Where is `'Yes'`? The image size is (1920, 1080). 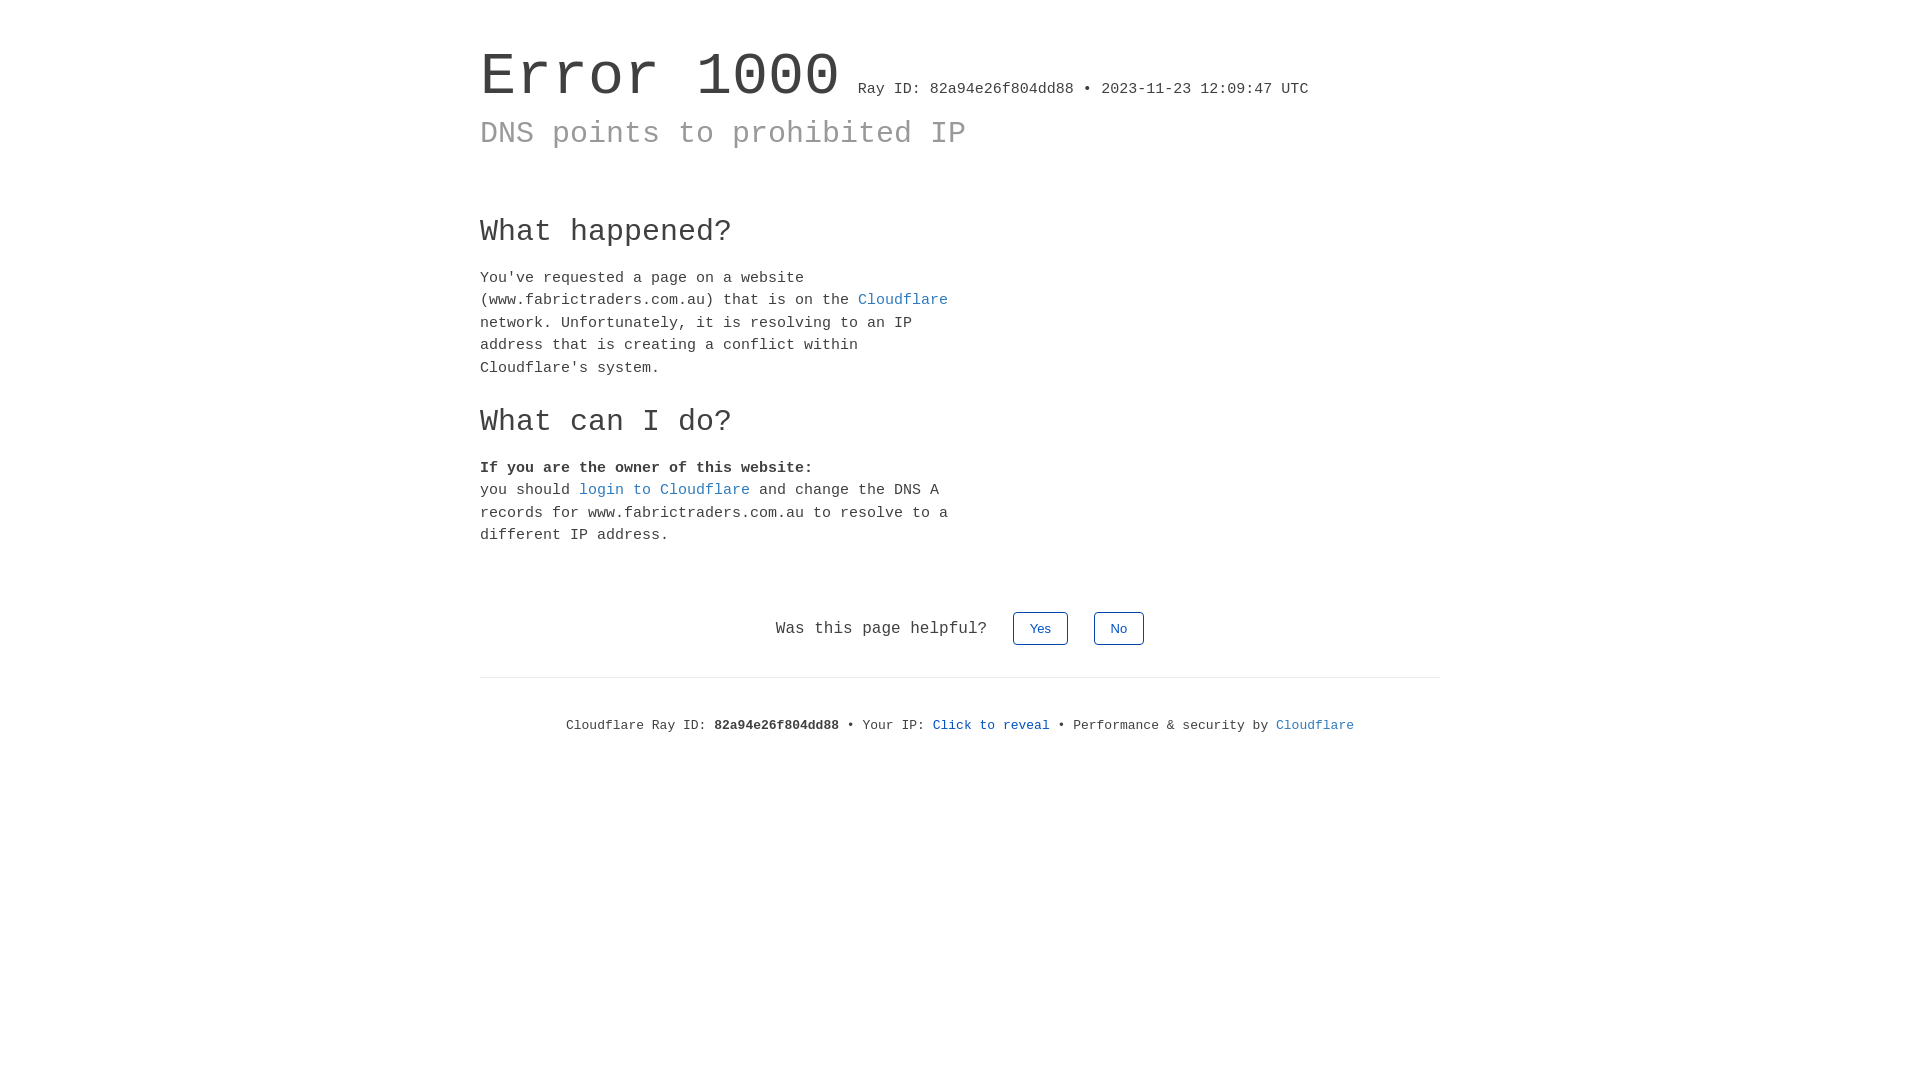 'Yes' is located at coordinates (1040, 627).